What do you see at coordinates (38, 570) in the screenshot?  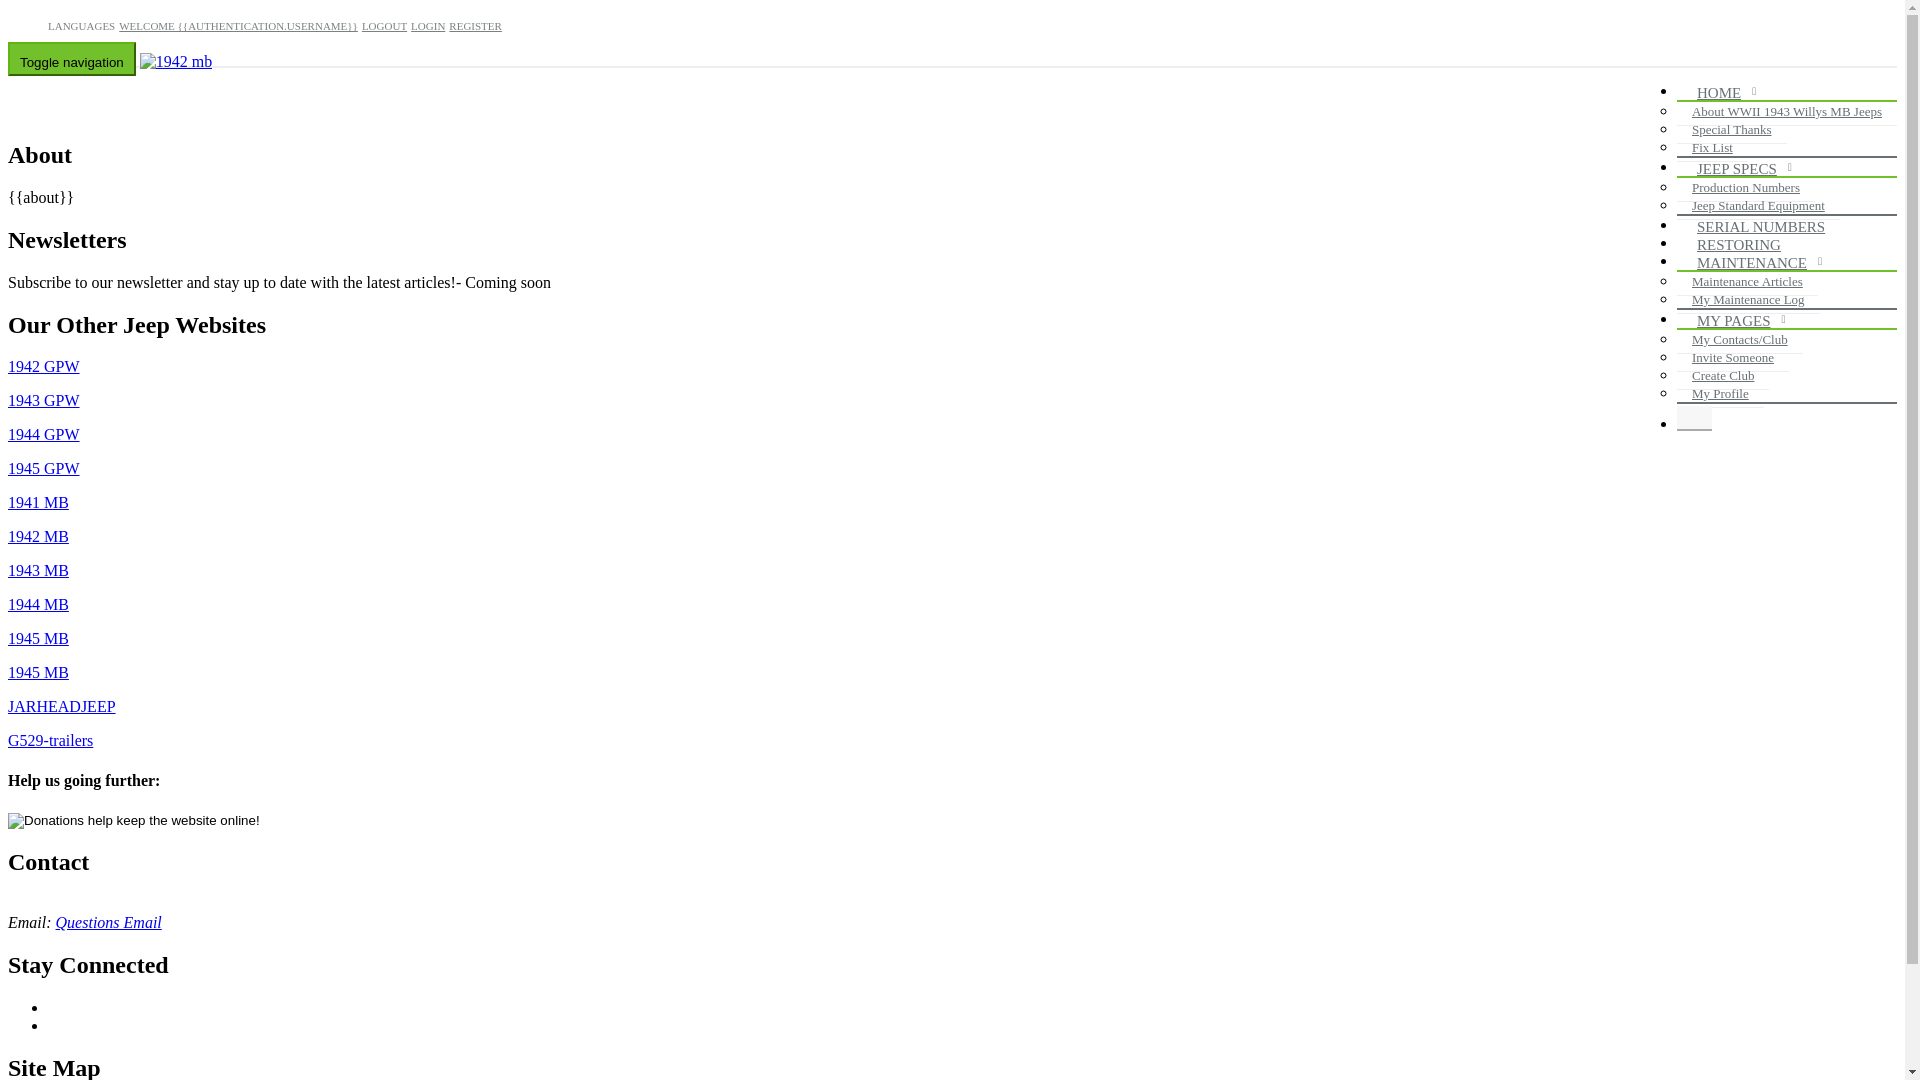 I see `'1943 MB'` at bounding box center [38, 570].